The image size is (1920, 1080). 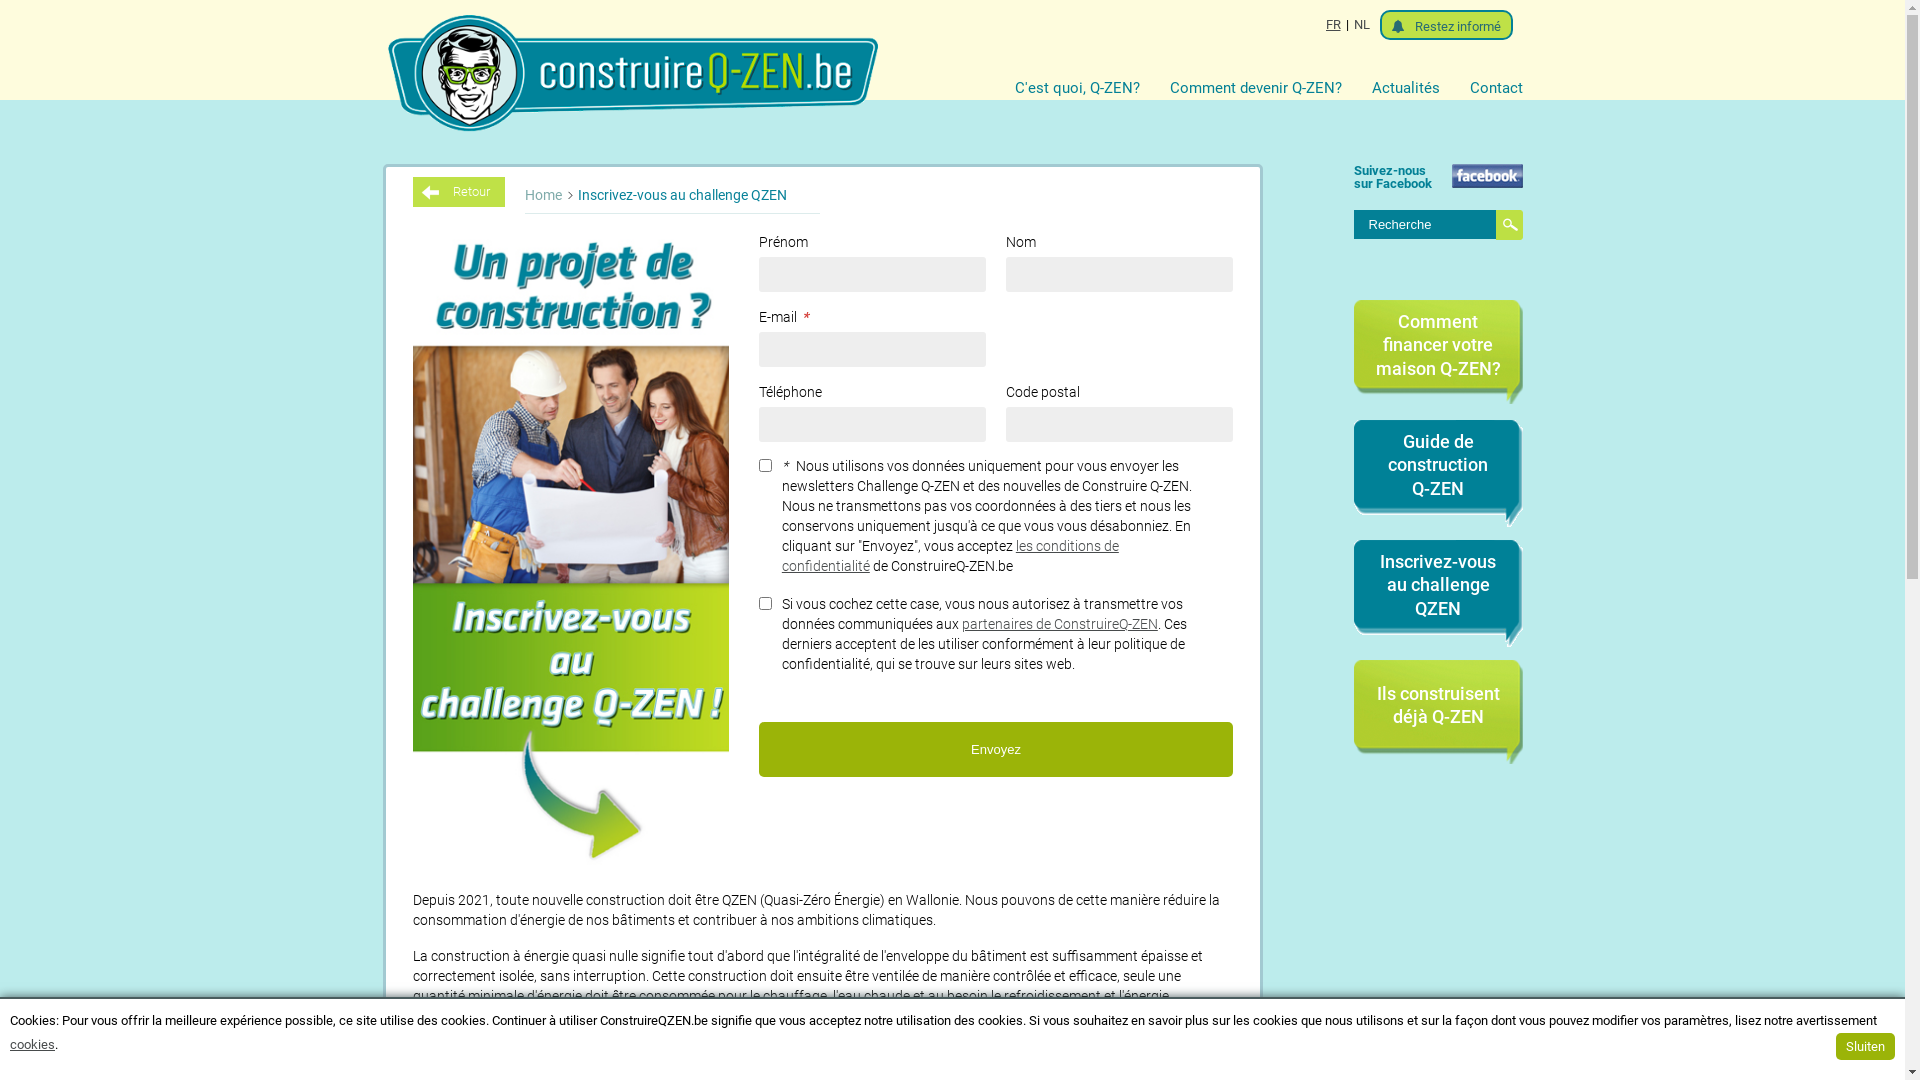 What do you see at coordinates (456, 192) in the screenshot?
I see `'Retour'` at bounding box center [456, 192].